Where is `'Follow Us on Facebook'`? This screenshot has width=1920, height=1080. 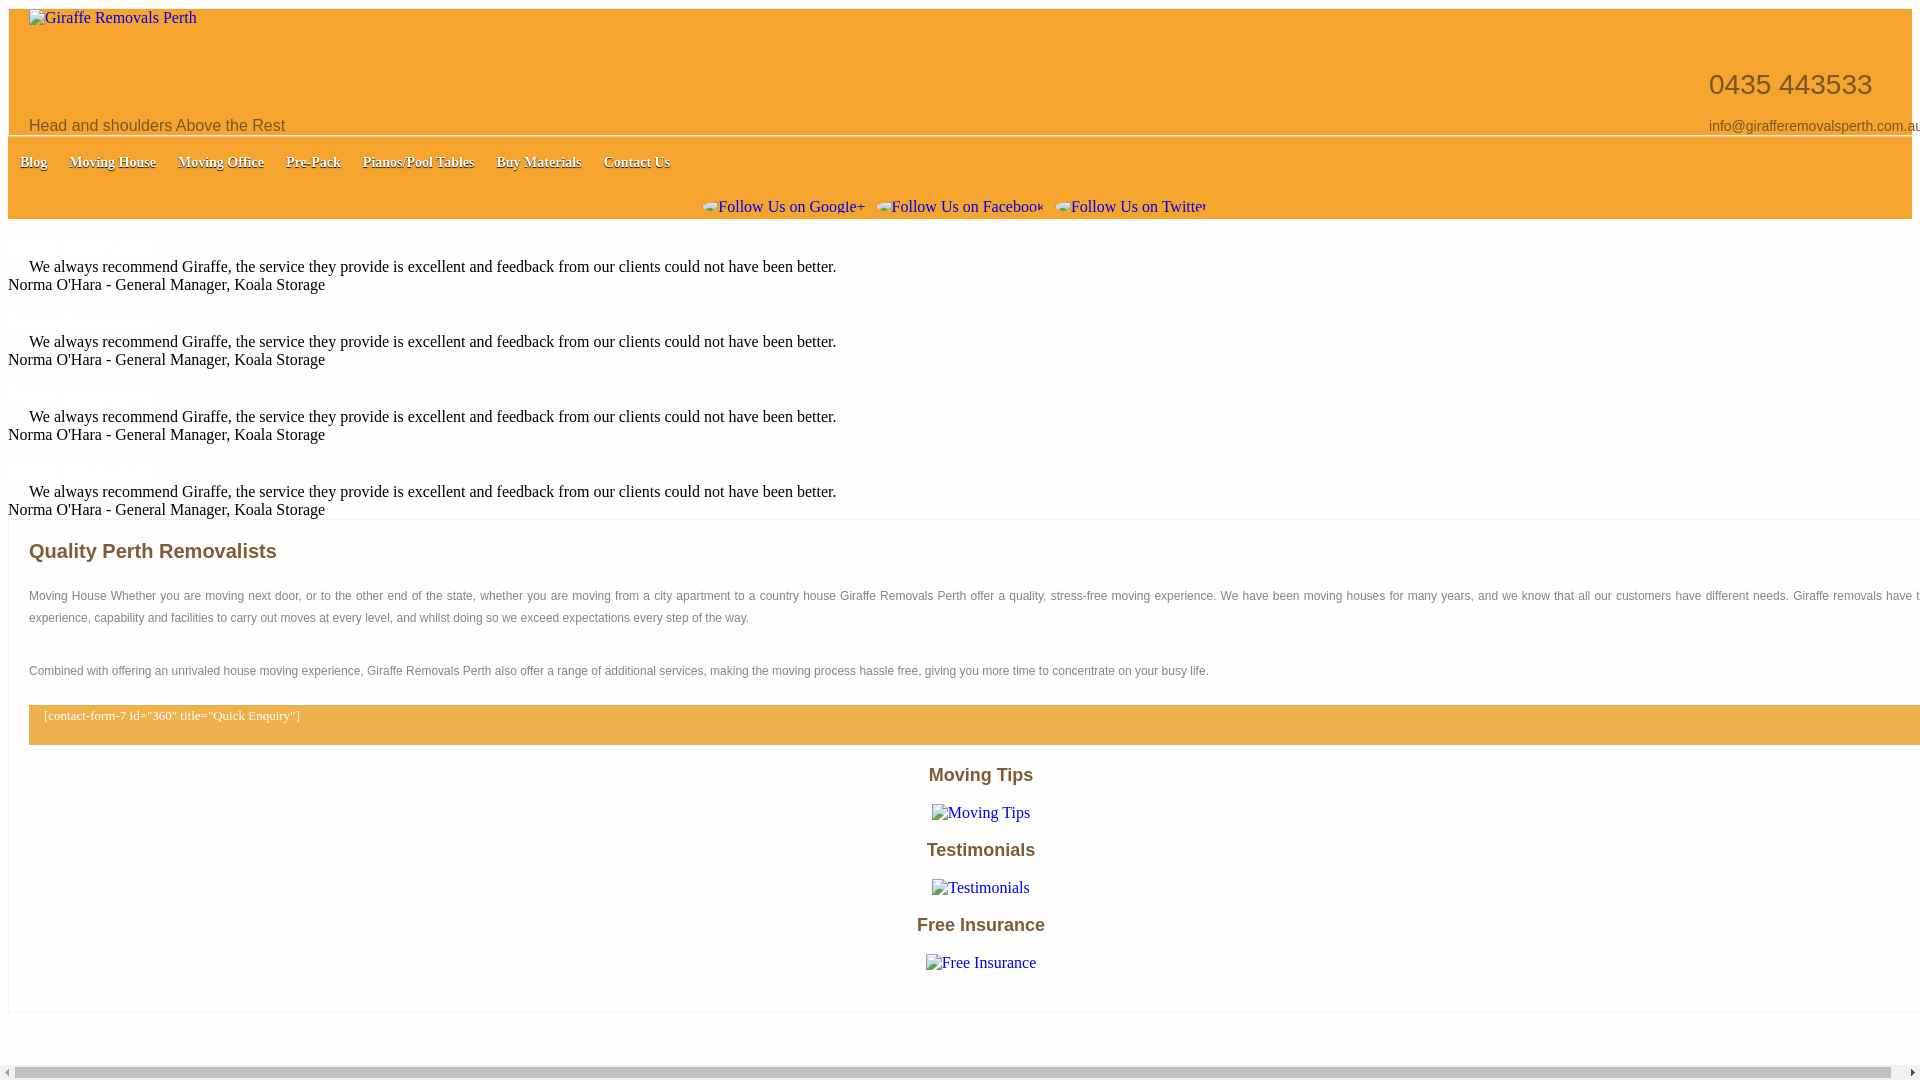 'Follow Us on Facebook' is located at coordinates (960, 207).